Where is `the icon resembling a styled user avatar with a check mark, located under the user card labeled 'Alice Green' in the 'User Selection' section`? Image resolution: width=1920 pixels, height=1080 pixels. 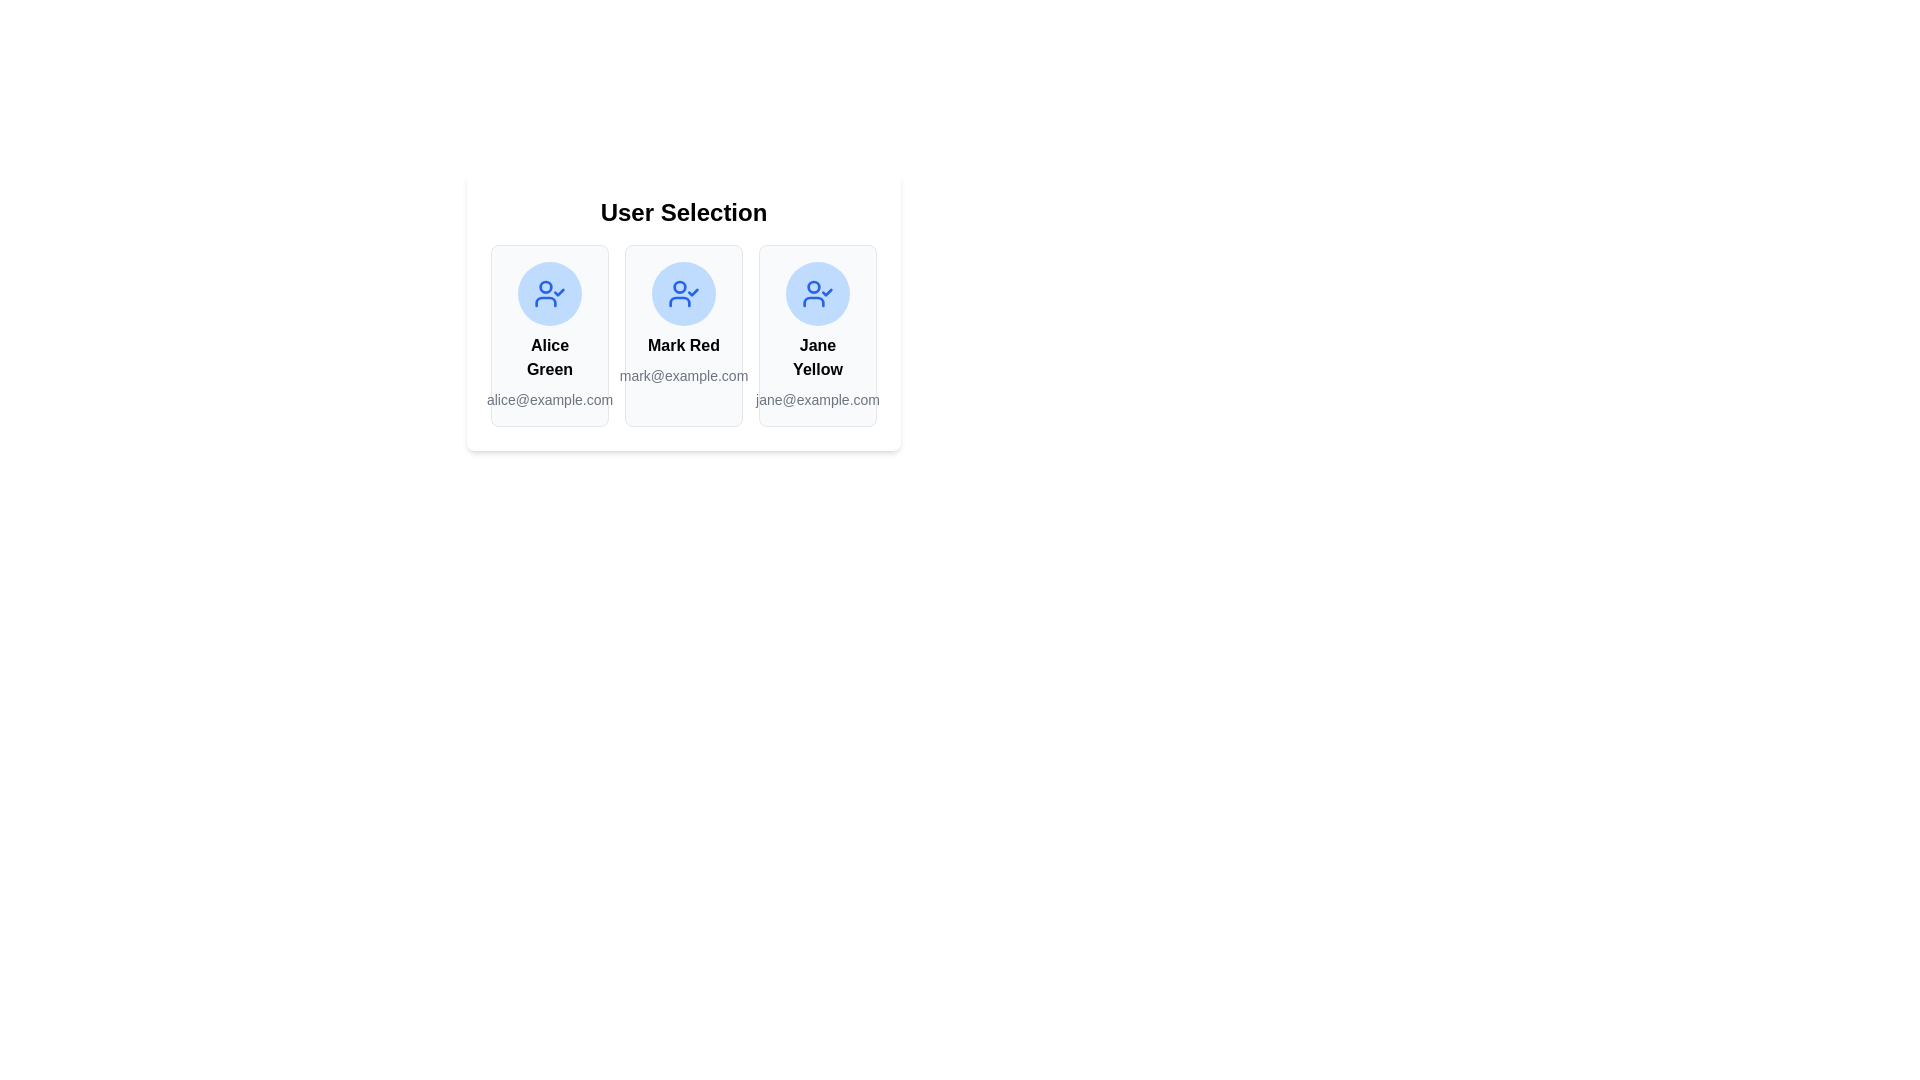 the icon resembling a styled user avatar with a check mark, located under the user card labeled 'Alice Green' in the 'User Selection' section is located at coordinates (546, 301).